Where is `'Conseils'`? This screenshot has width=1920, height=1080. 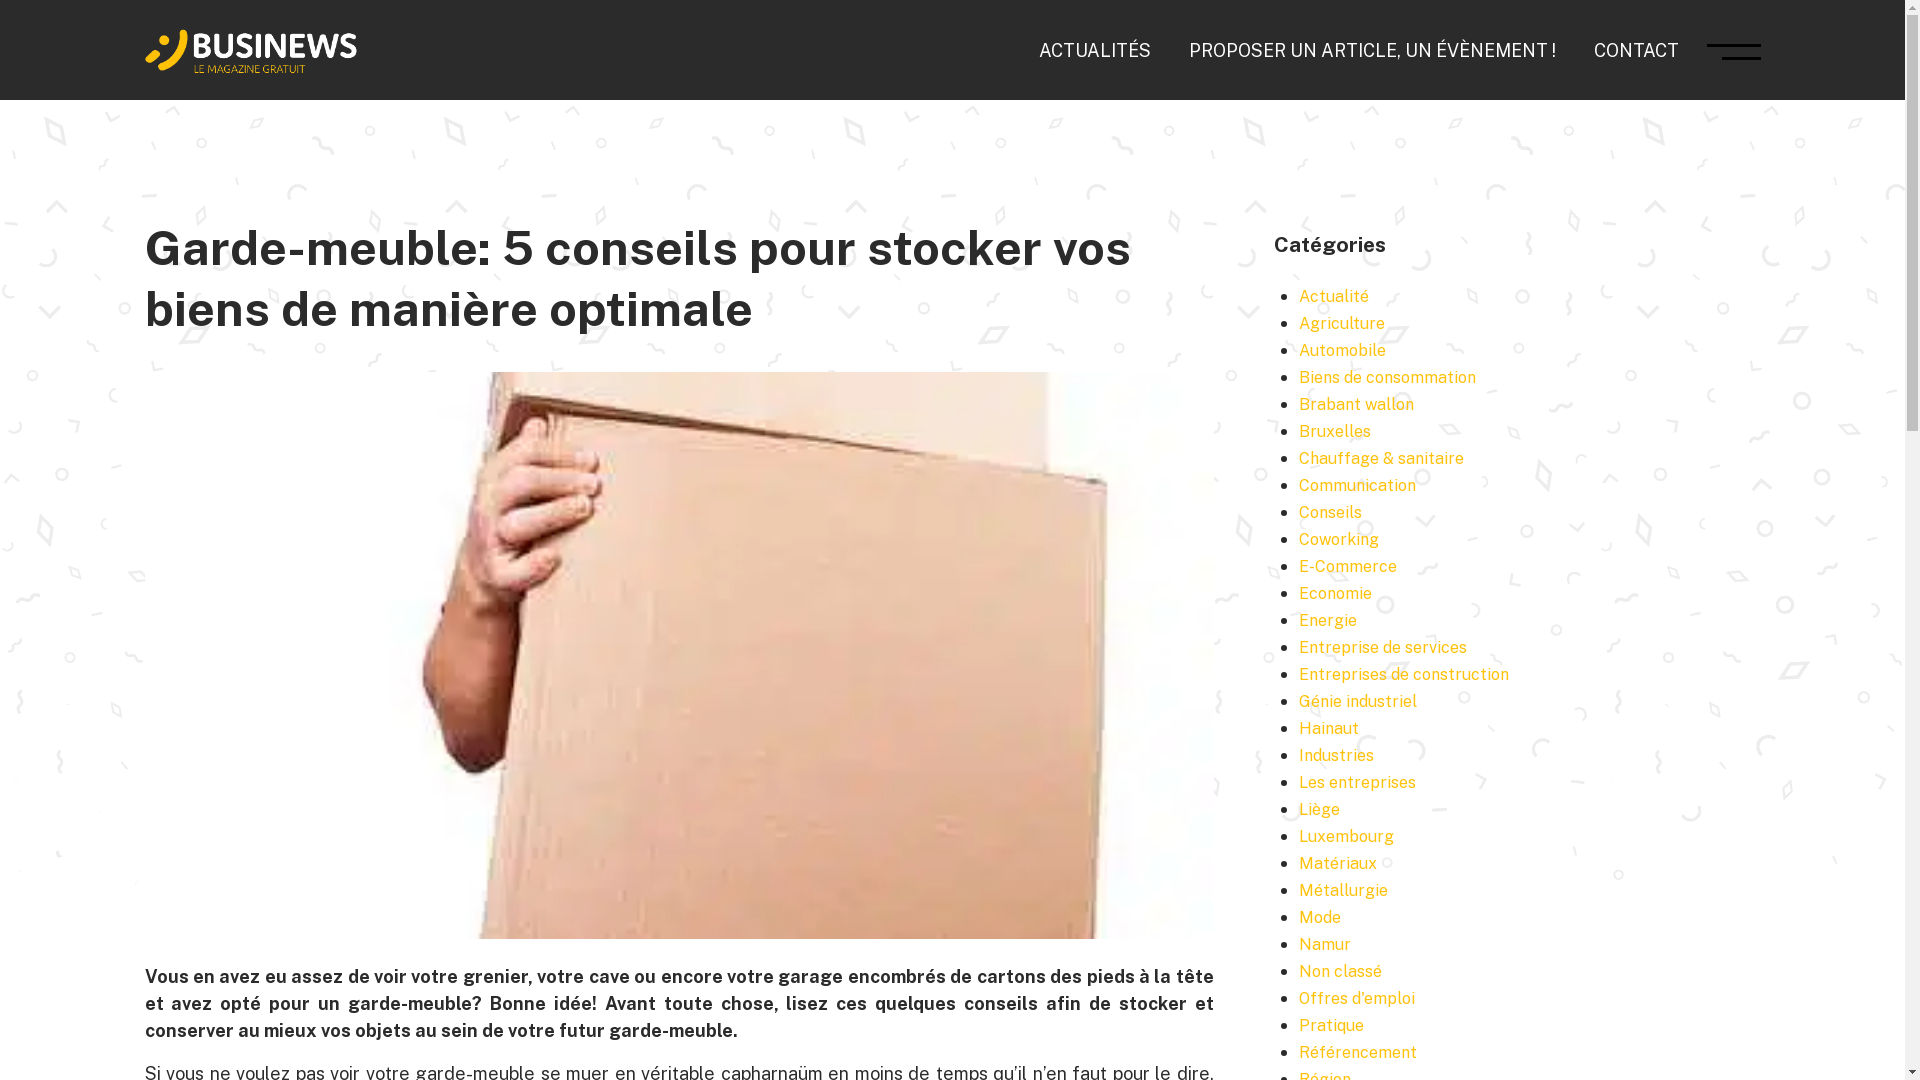 'Conseils' is located at coordinates (1330, 511).